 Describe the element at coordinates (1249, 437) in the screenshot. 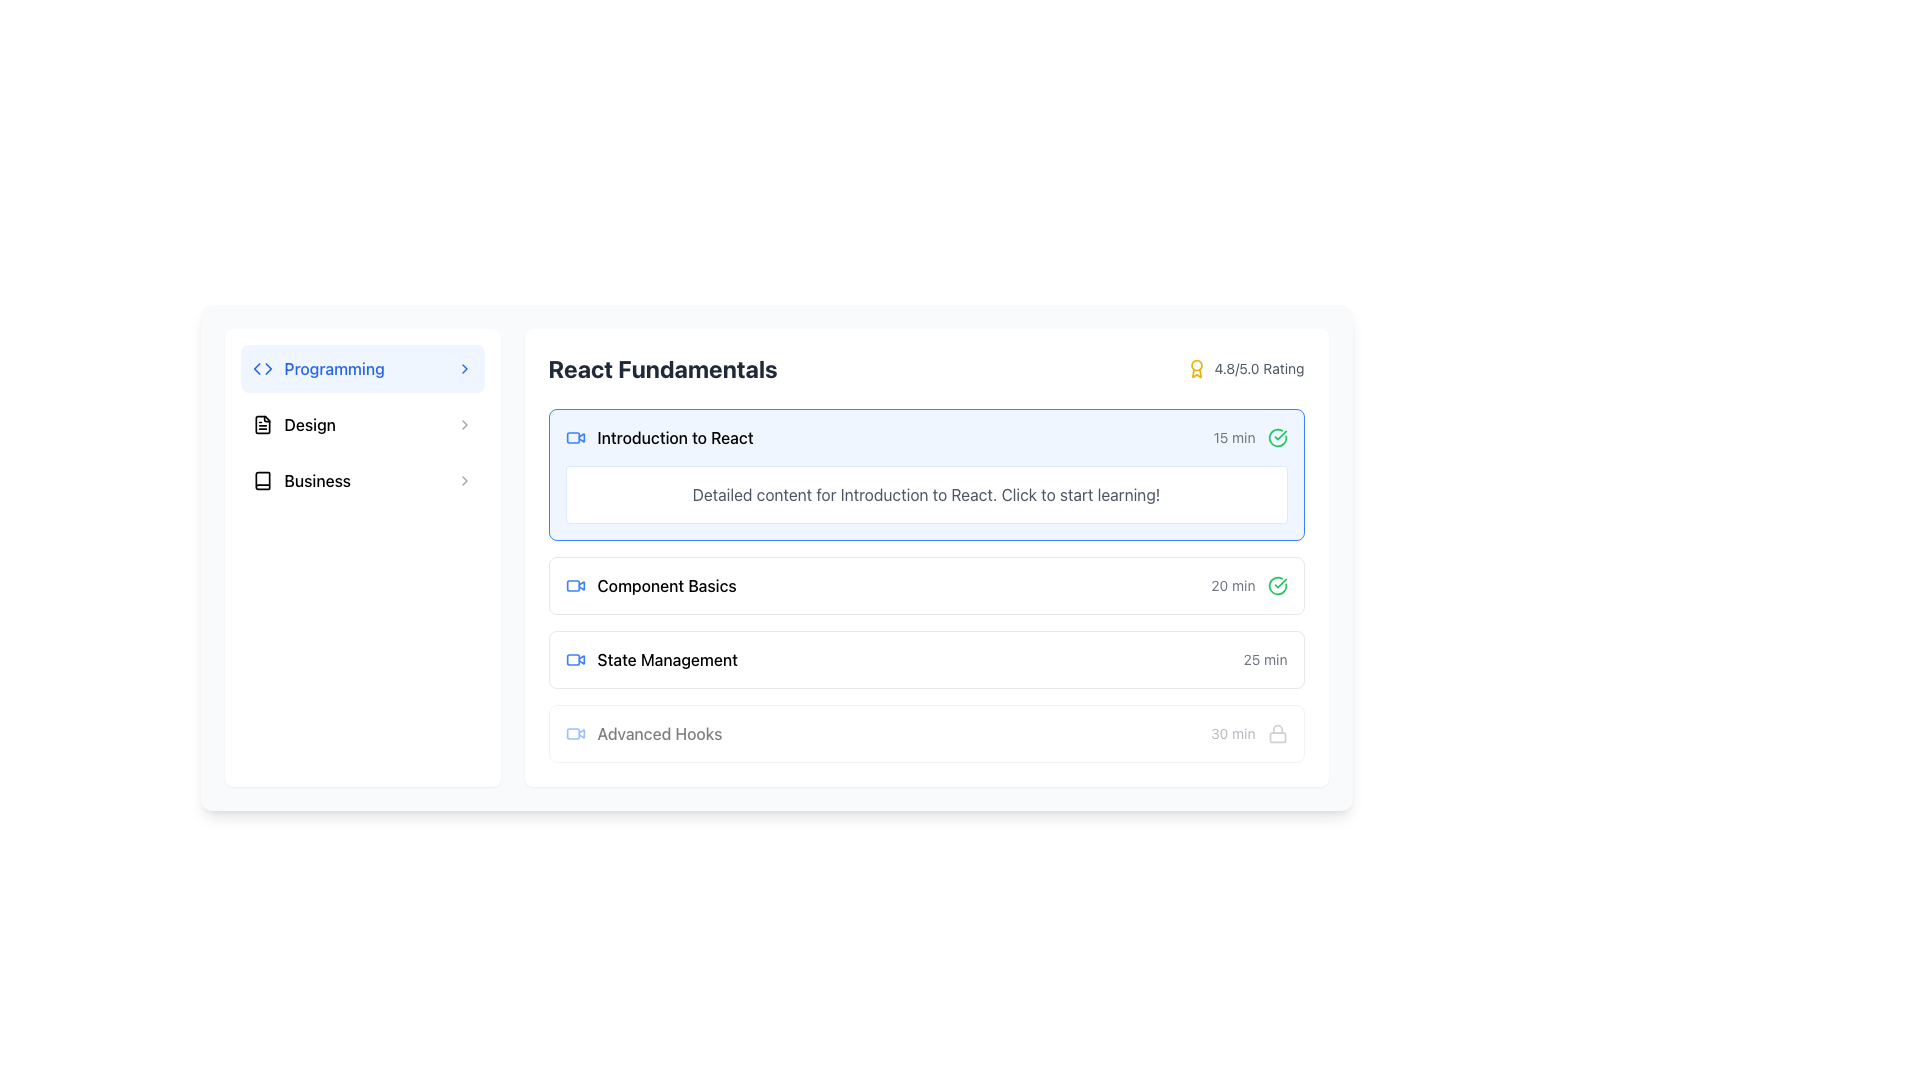

I see `the Label with the text '15 min' and green checkmark icon, located on the right side of the 'Introduction to React' row` at that location.